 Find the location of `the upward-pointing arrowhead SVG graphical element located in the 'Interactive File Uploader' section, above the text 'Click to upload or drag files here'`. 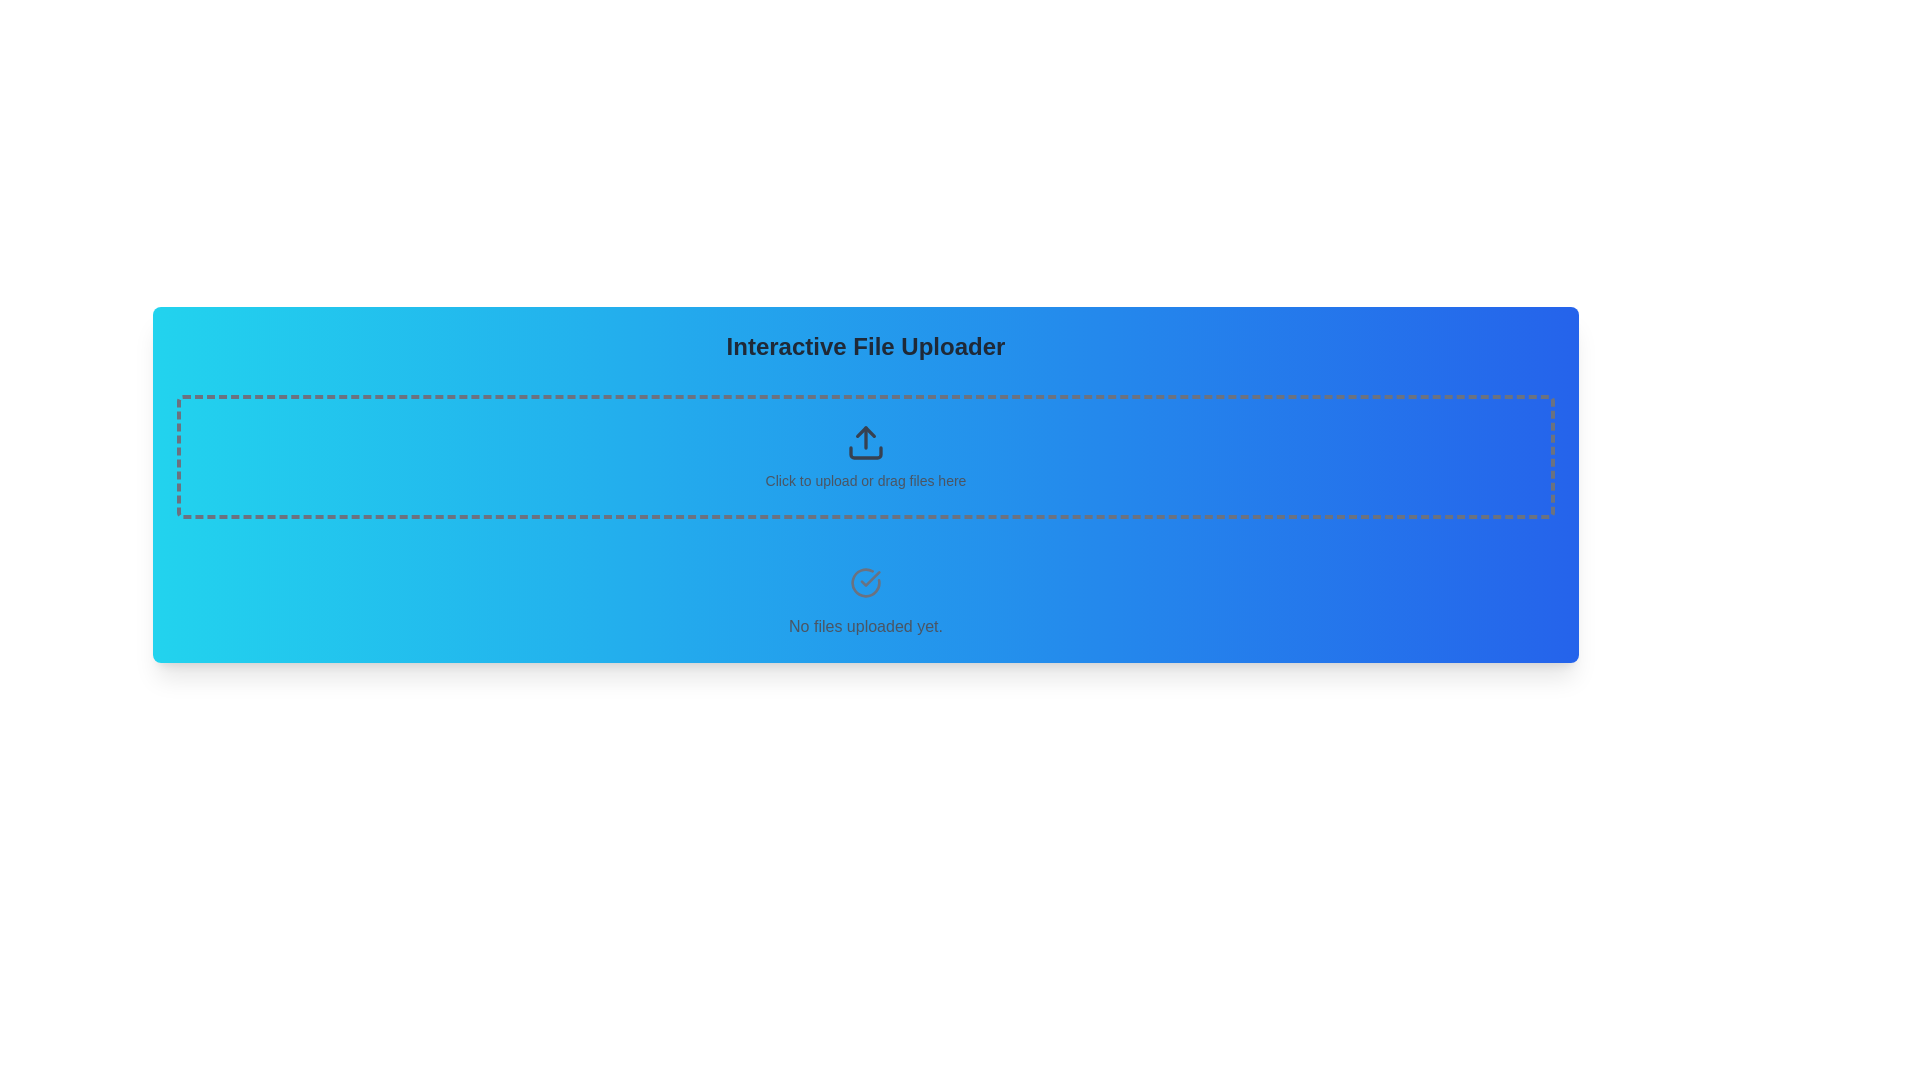

the upward-pointing arrowhead SVG graphical element located in the 'Interactive File Uploader' section, above the text 'Click to upload or drag files here' is located at coordinates (865, 431).